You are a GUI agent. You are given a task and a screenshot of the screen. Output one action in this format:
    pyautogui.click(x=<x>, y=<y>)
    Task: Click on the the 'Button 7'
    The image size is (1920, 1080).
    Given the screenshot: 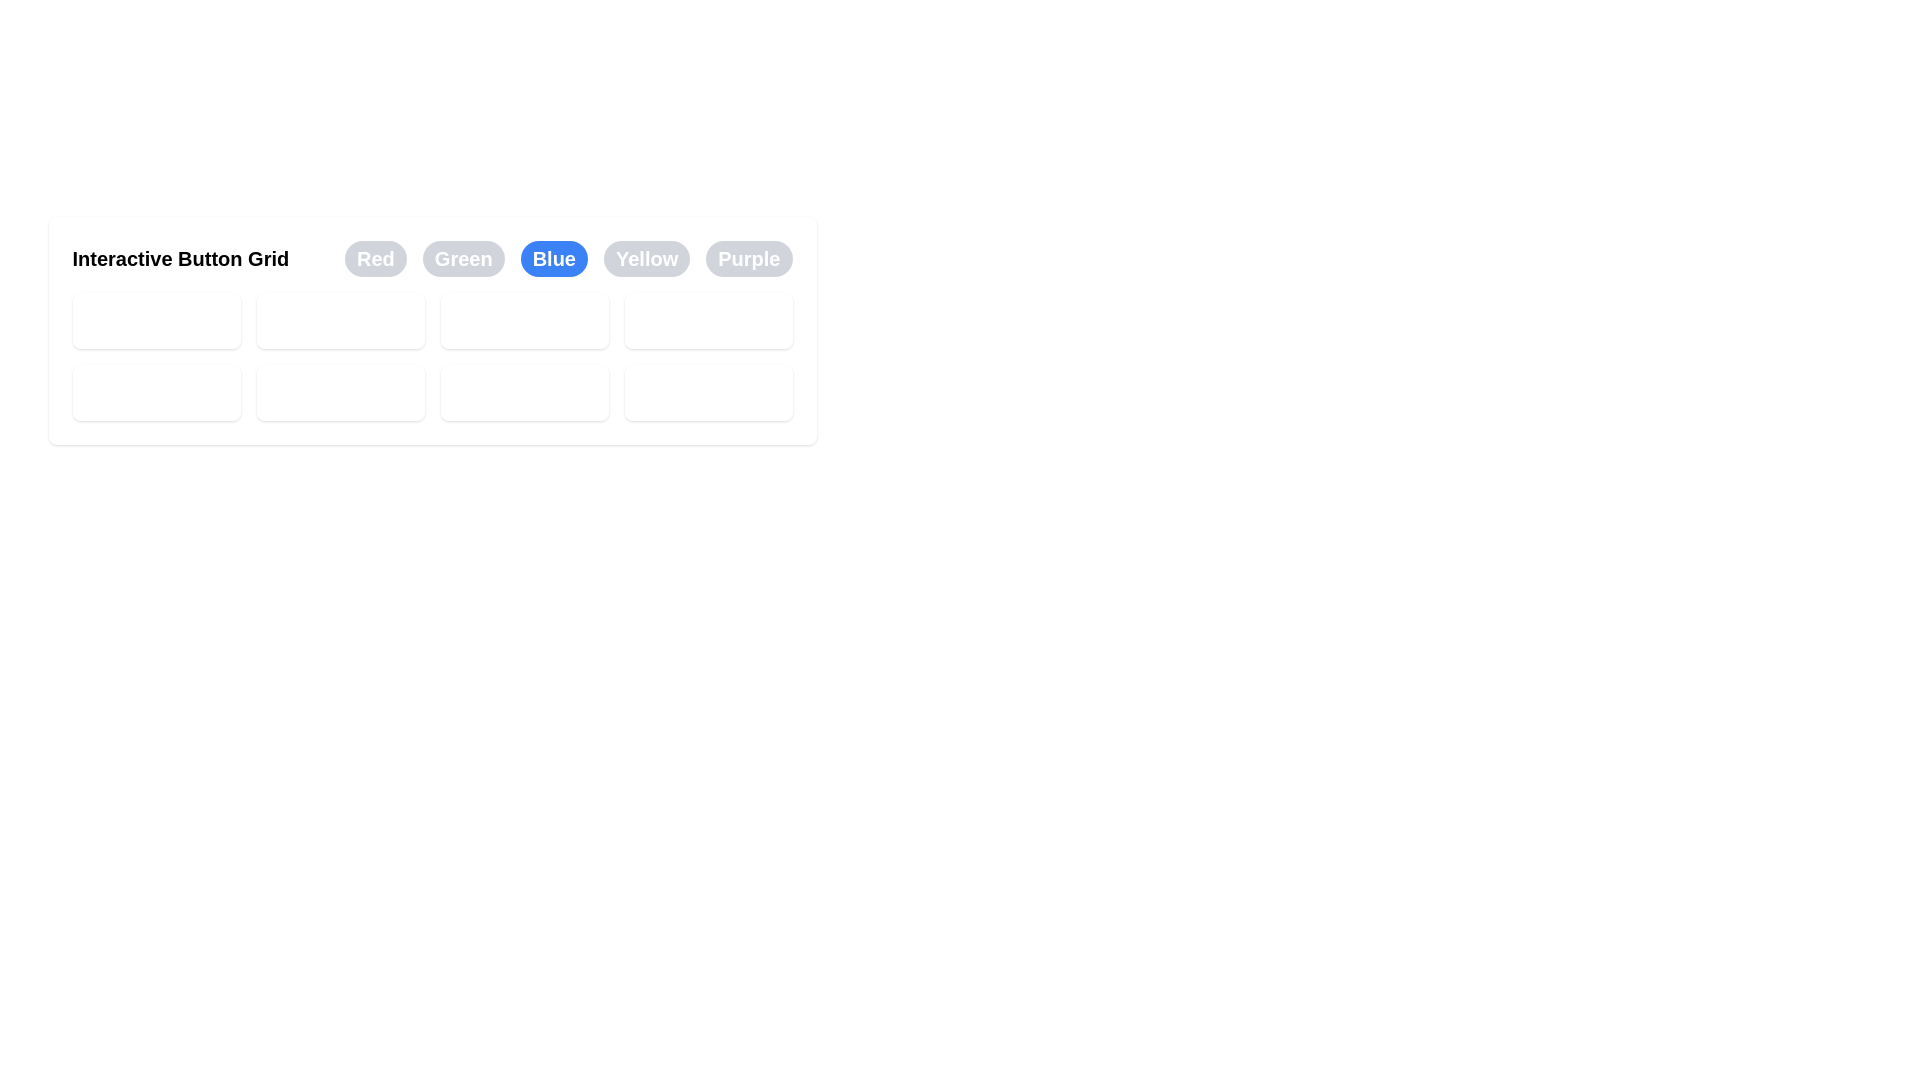 What is the action you would take?
    pyautogui.click(x=524, y=393)
    